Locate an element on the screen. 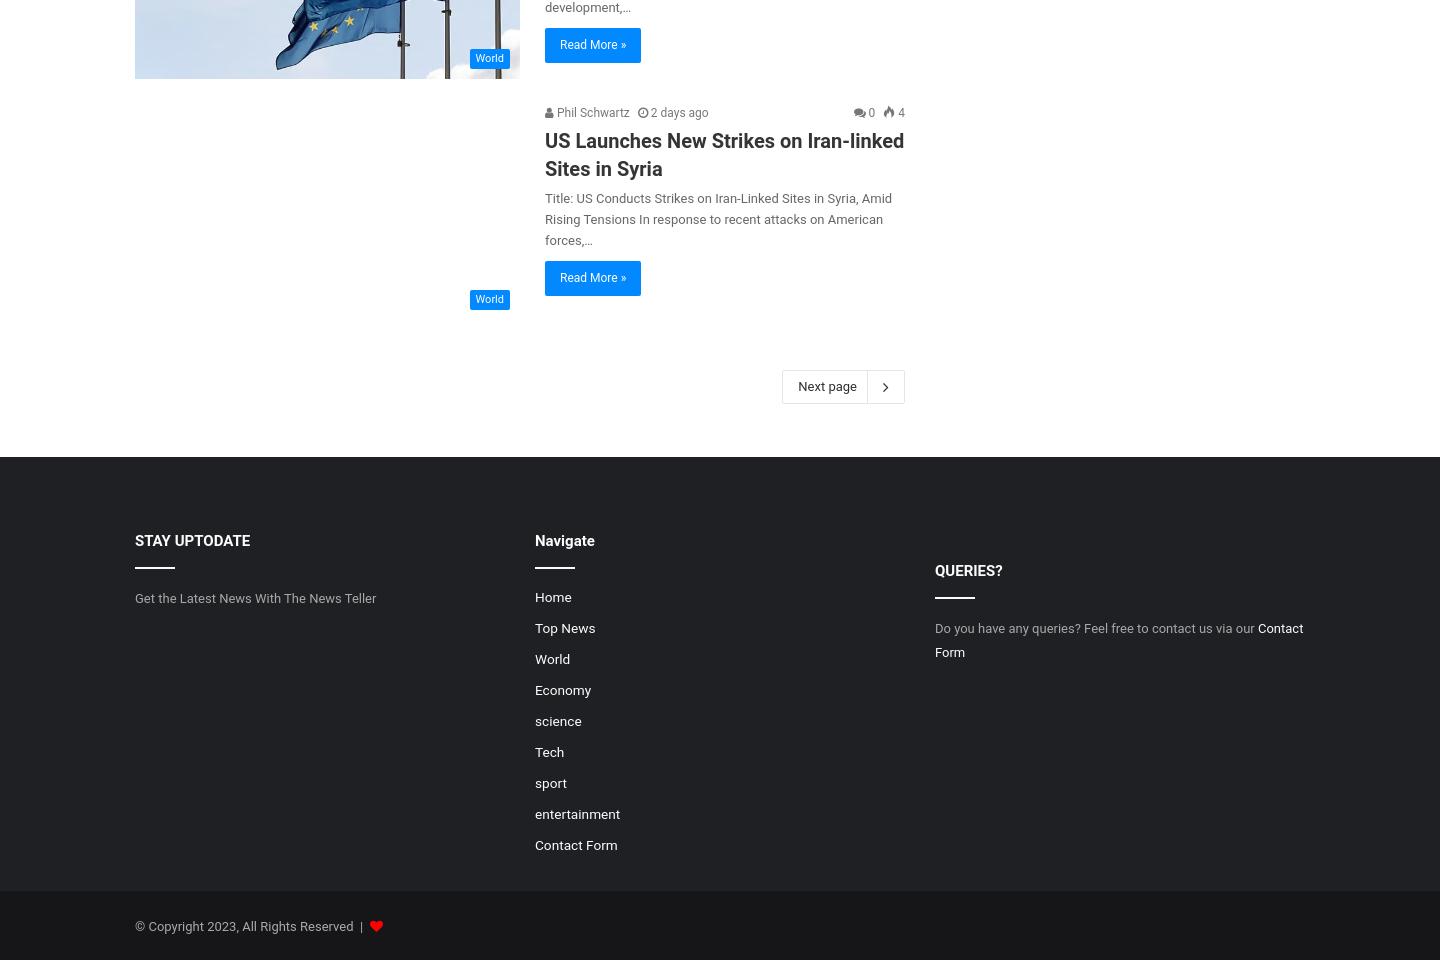  'QUERIES?' is located at coordinates (966, 571).